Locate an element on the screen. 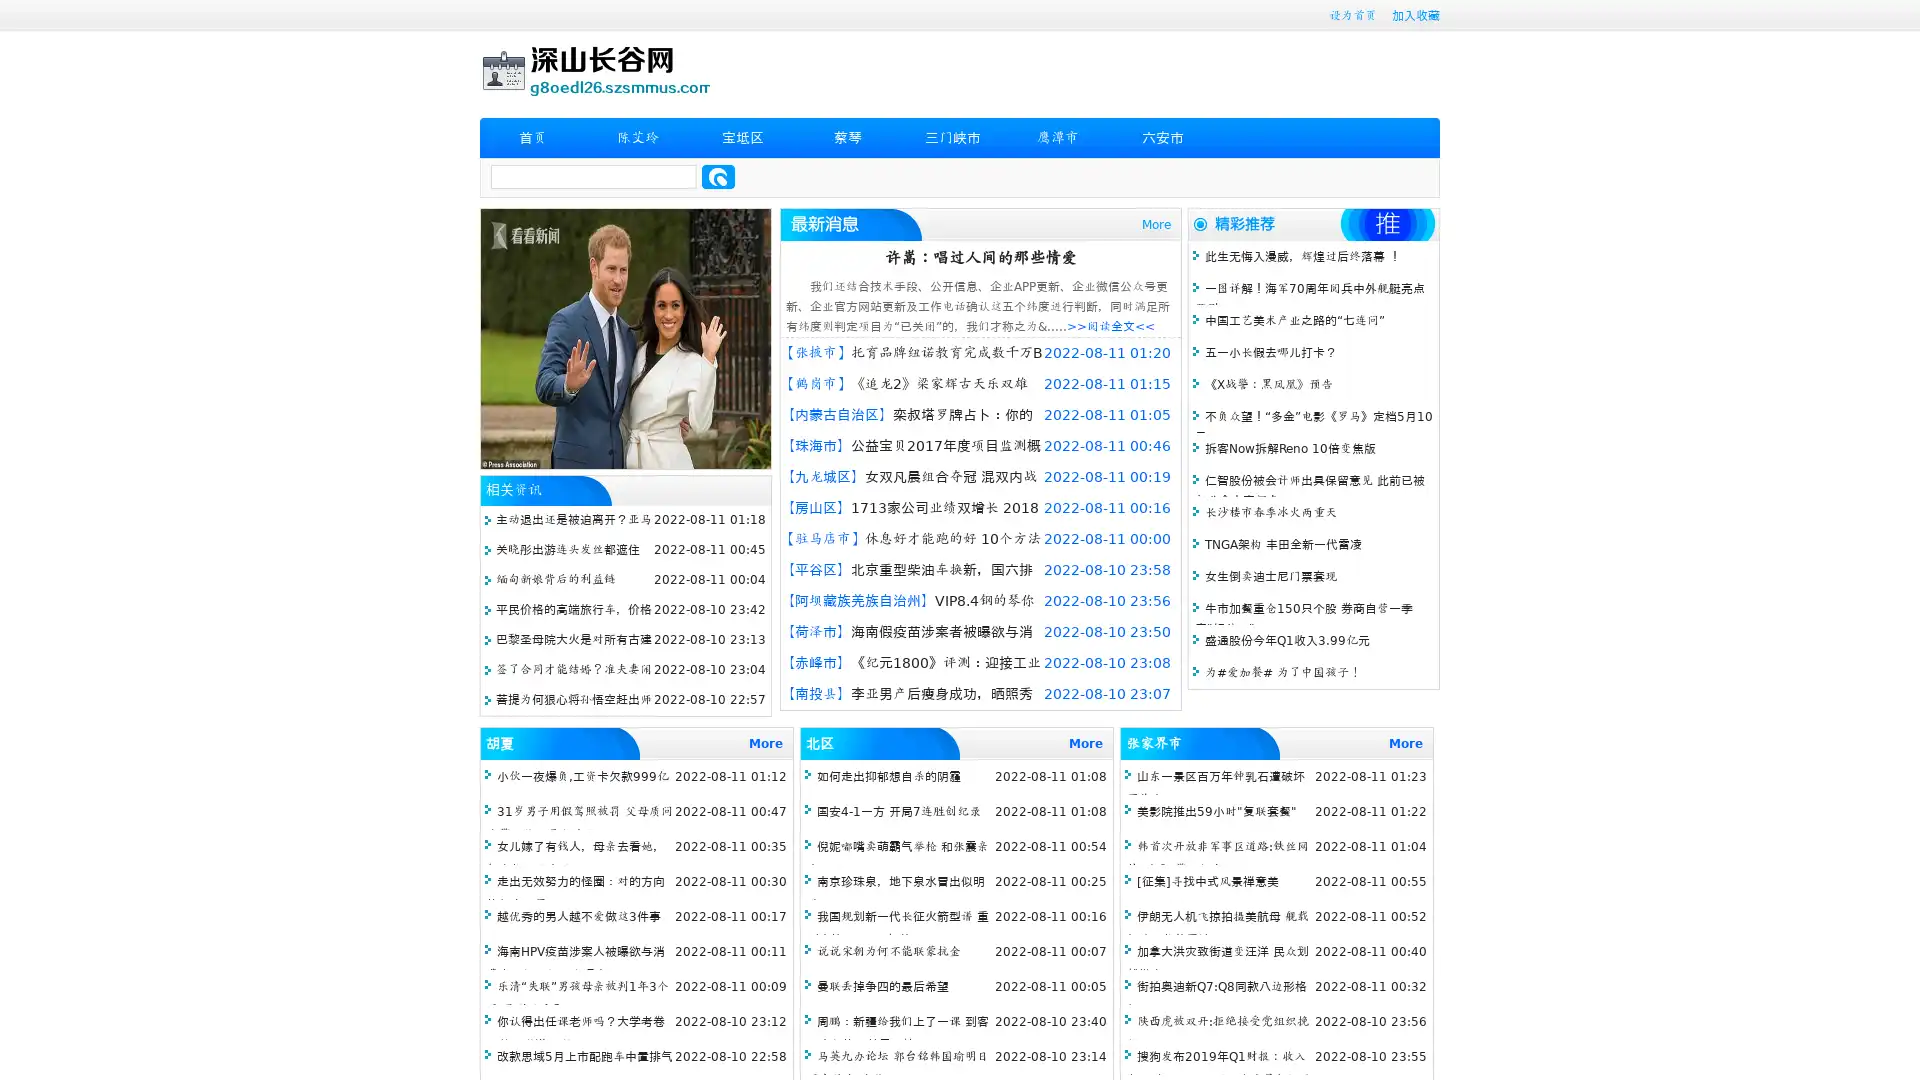 This screenshot has height=1080, width=1920. Search is located at coordinates (718, 176).